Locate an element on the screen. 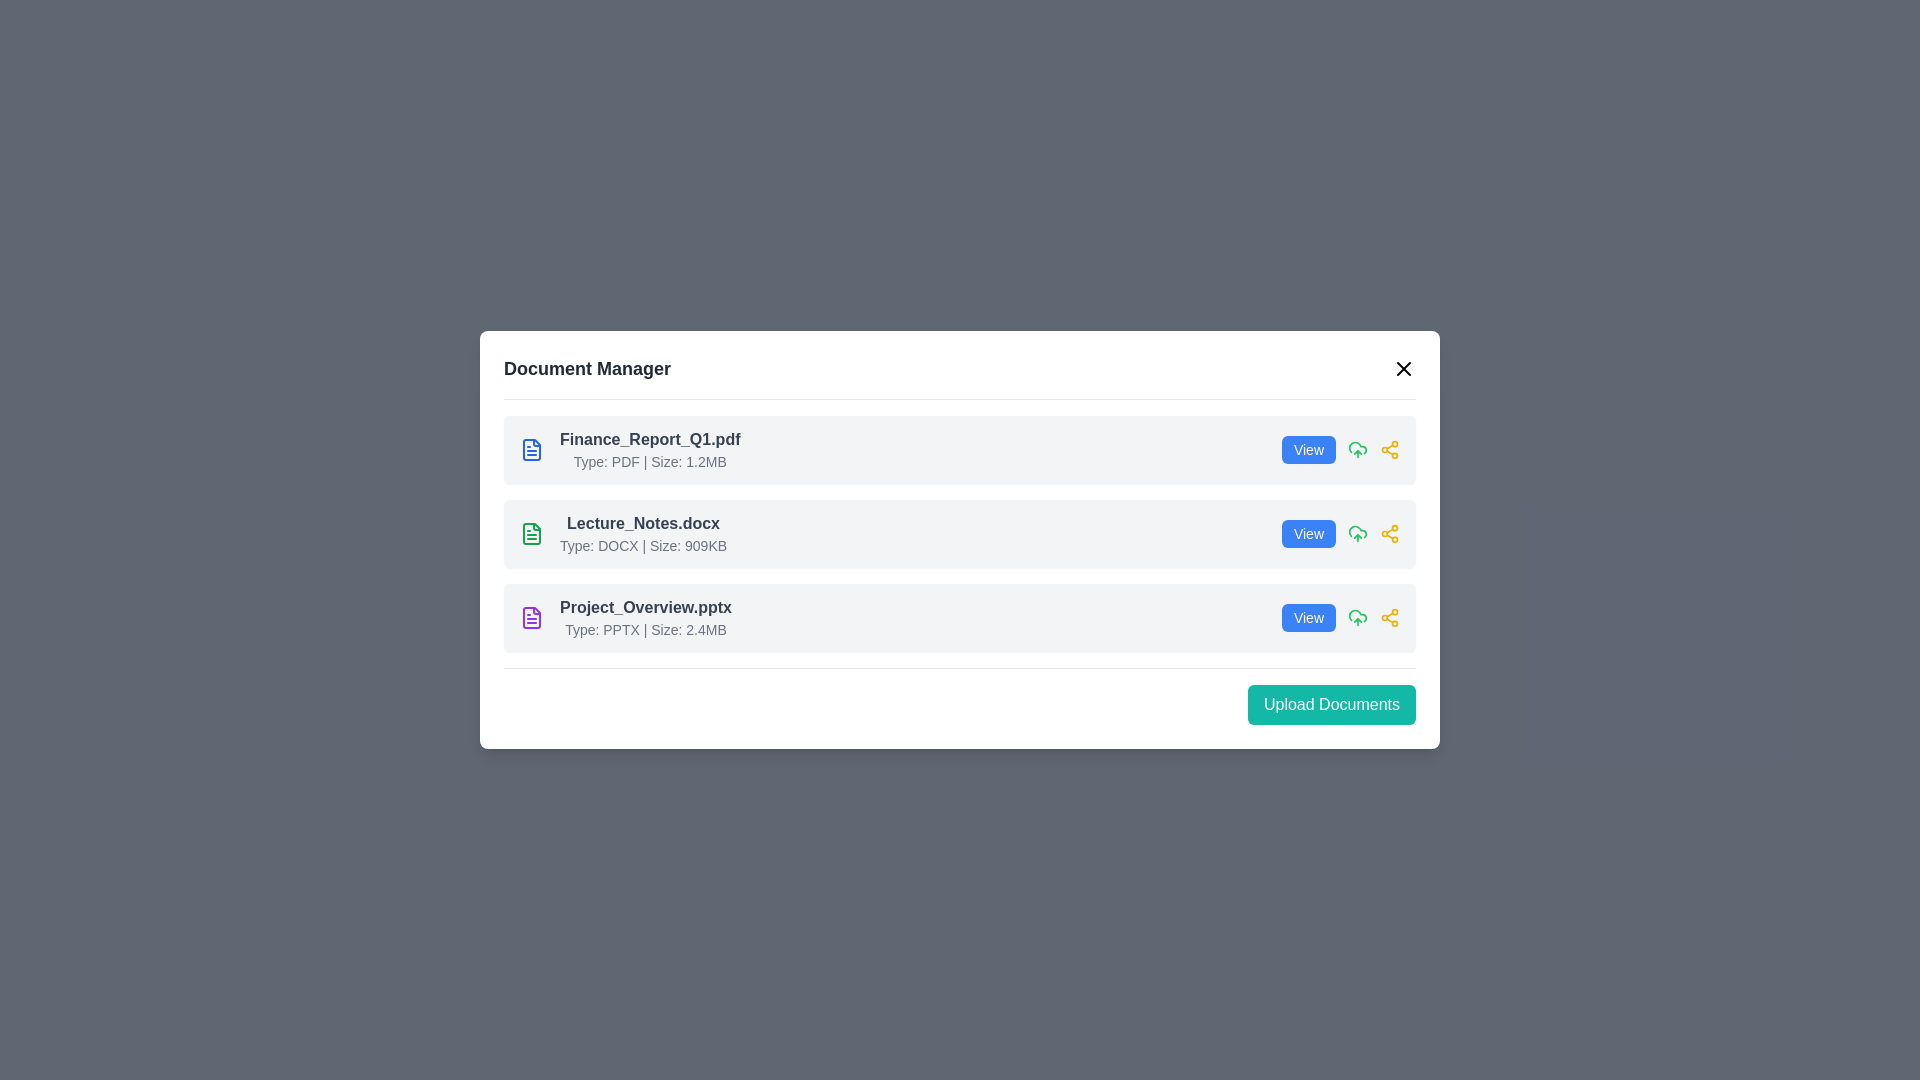 Image resolution: width=1920 pixels, height=1080 pixels. the Share button icon located in the Document Manager dialog box, which is the third icon in a row after 'View' is located at coordinates (1389, 616).